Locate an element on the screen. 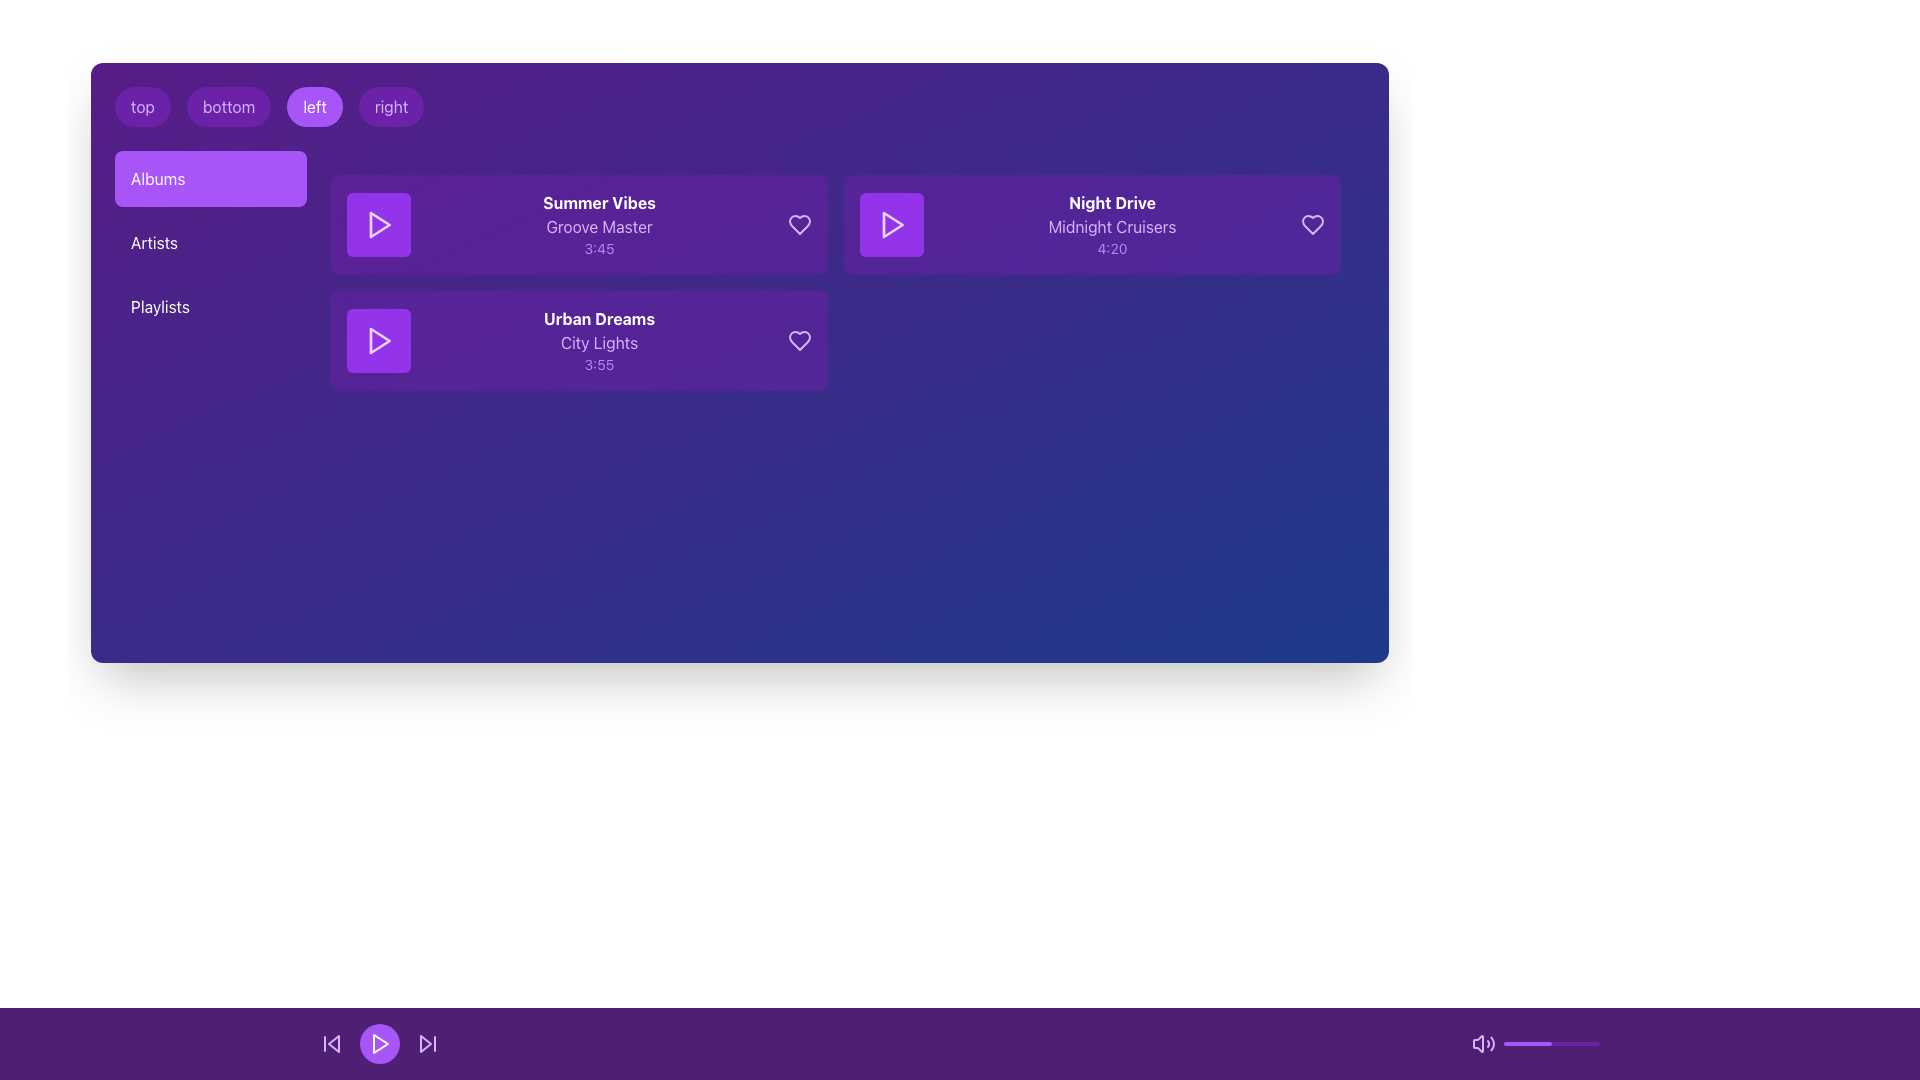 The height and width of the screenshot is (1080, 1920). the bold text label 'Urban Dreams' which is centrally aligned within a purple rectangular background, located in the Albums section above 'City Lights' is located at coordinates (598, 318).